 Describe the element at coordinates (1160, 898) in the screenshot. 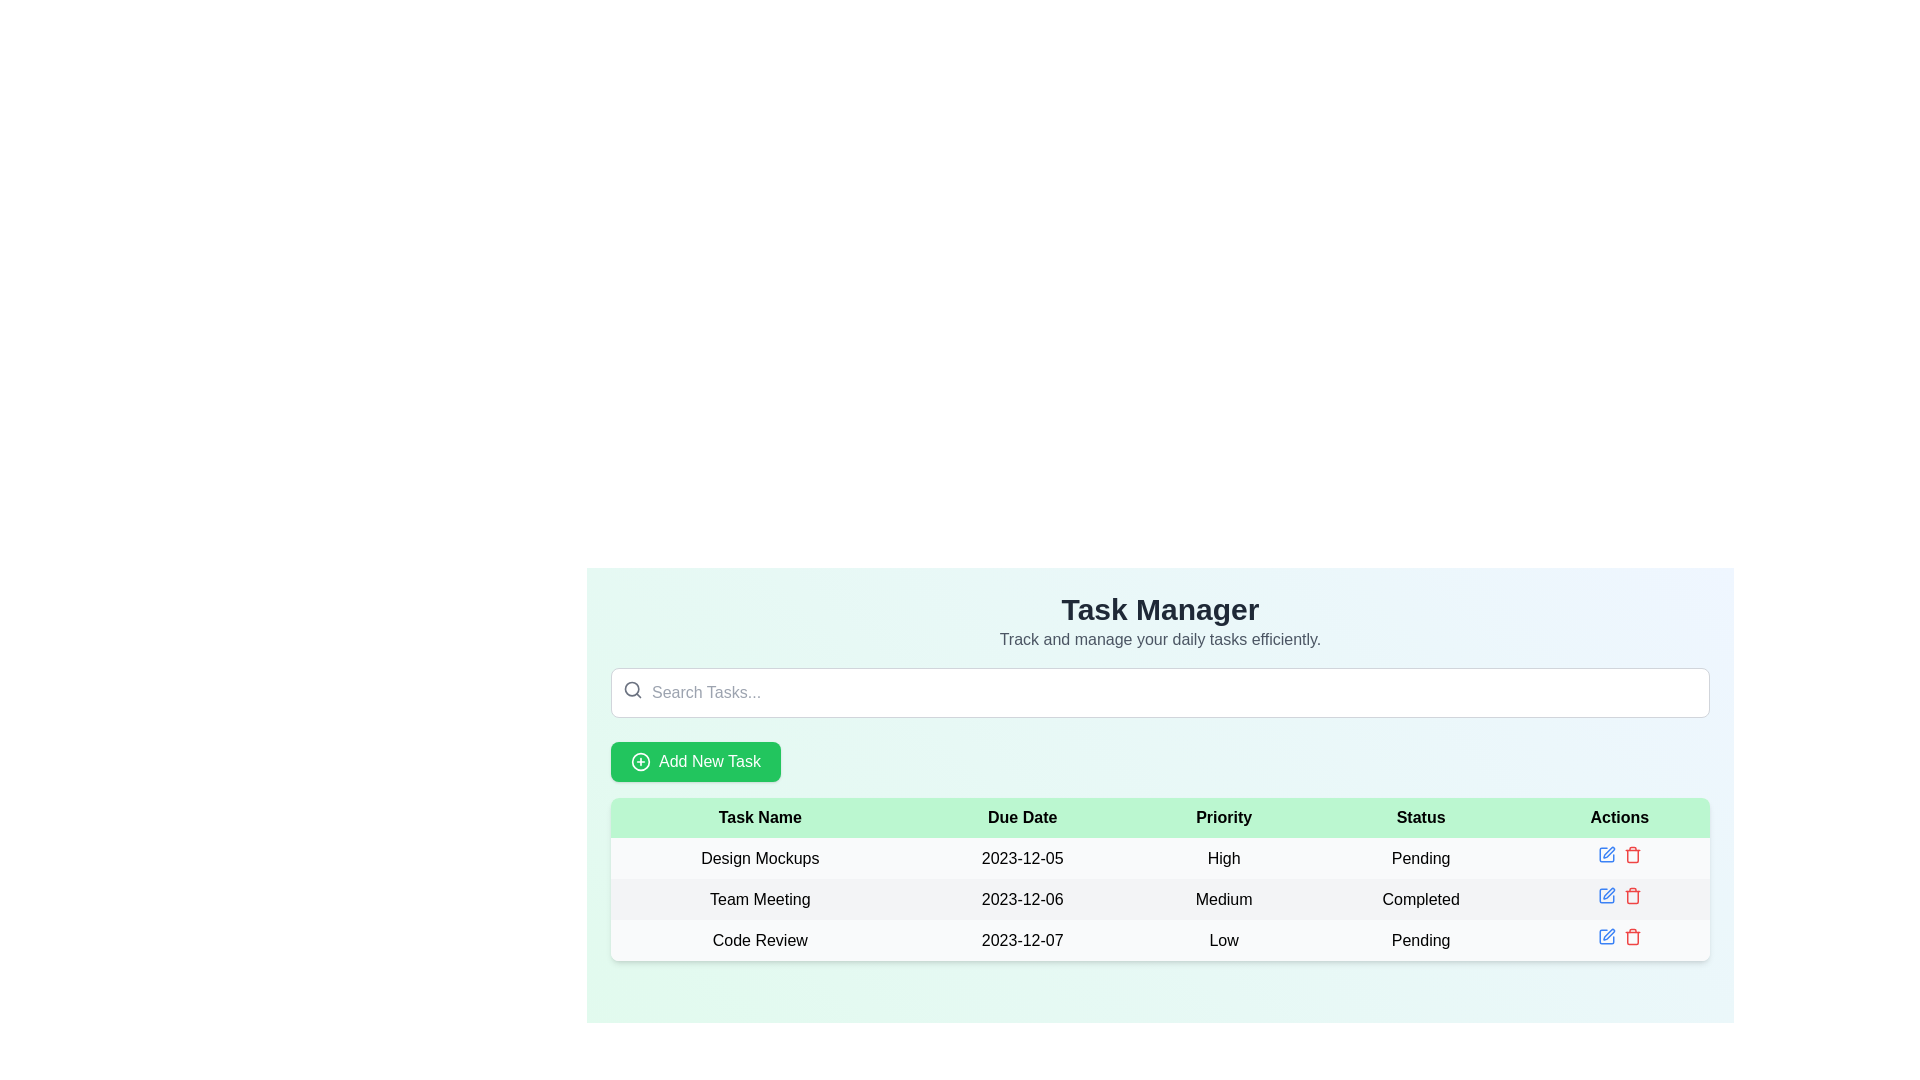

I see `the 'Team Meeting' row in the task table` at that location.